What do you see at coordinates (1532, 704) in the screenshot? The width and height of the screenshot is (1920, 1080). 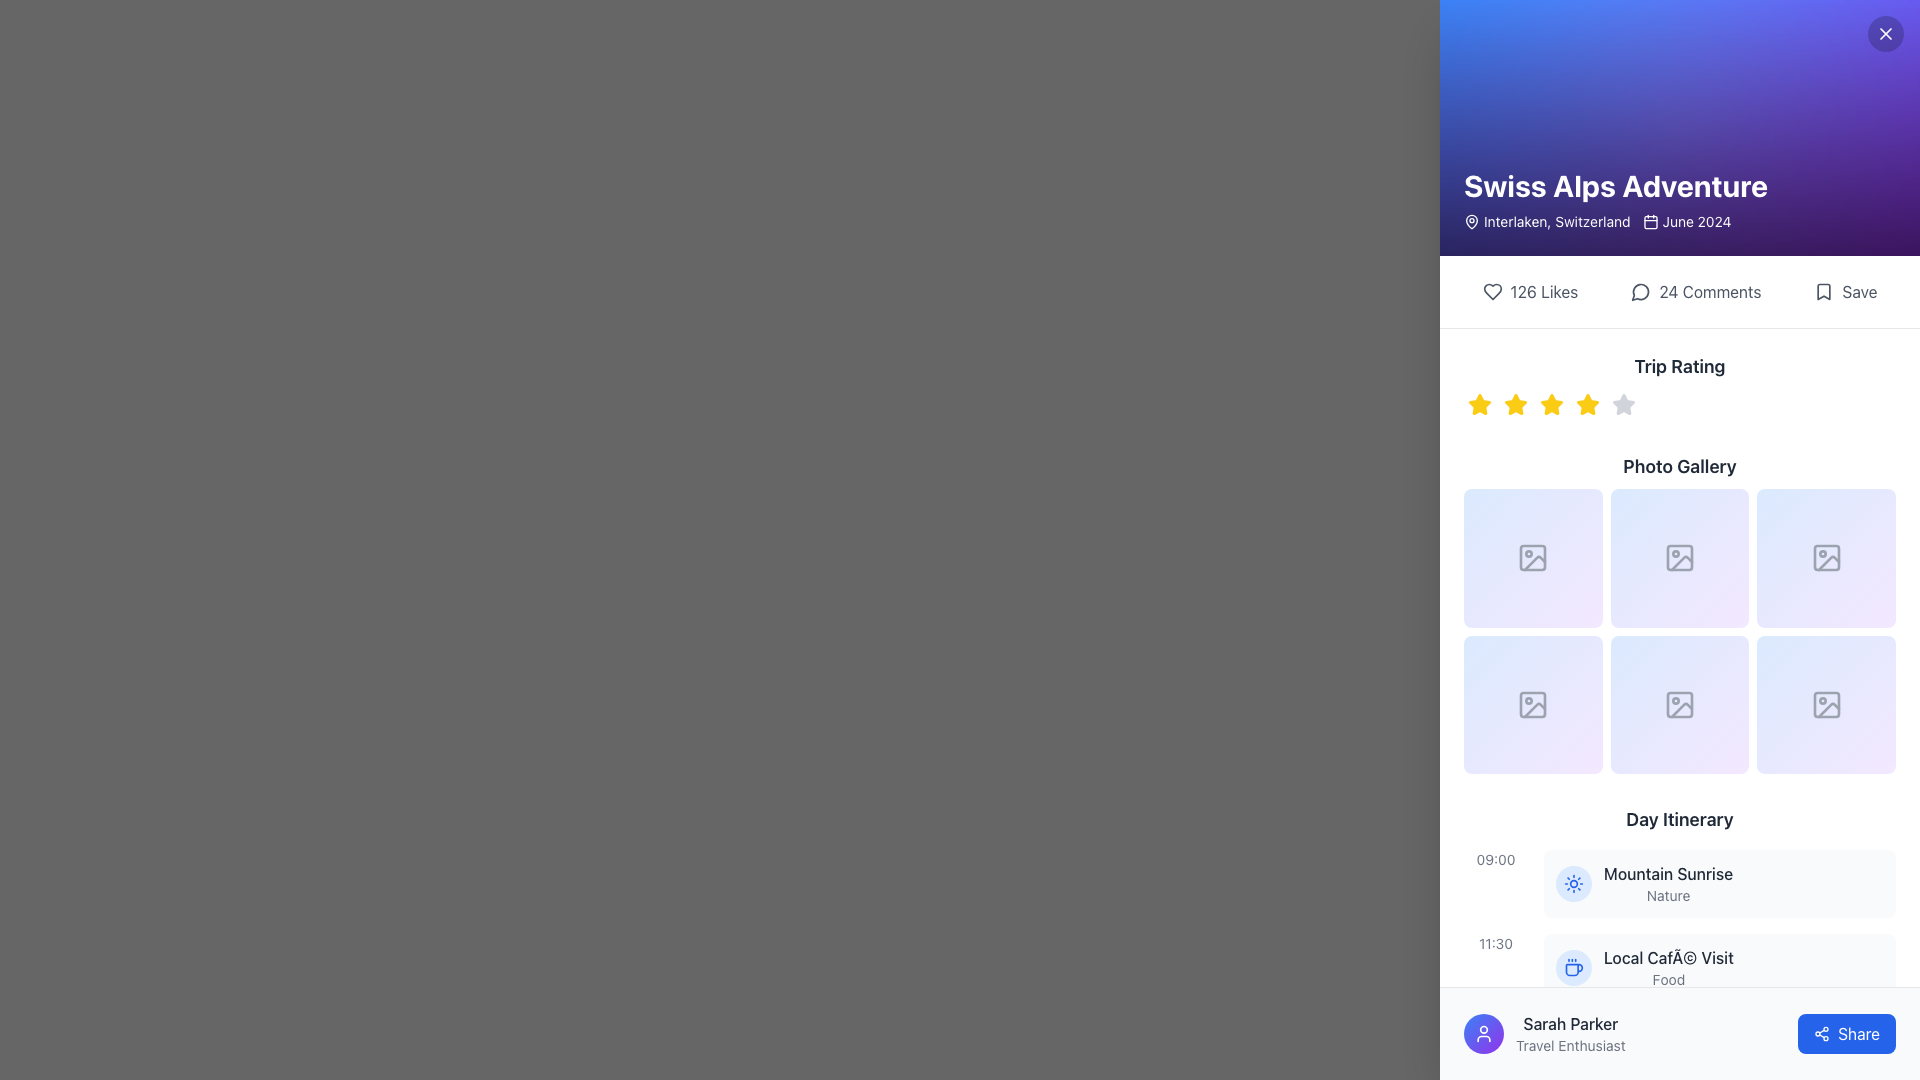 I see `the square-shaped placeholder with a gradient background and a picture frame icon, located in the second row and first column of the 'Photo Gallery' section` at bounding box center [1532, 704].